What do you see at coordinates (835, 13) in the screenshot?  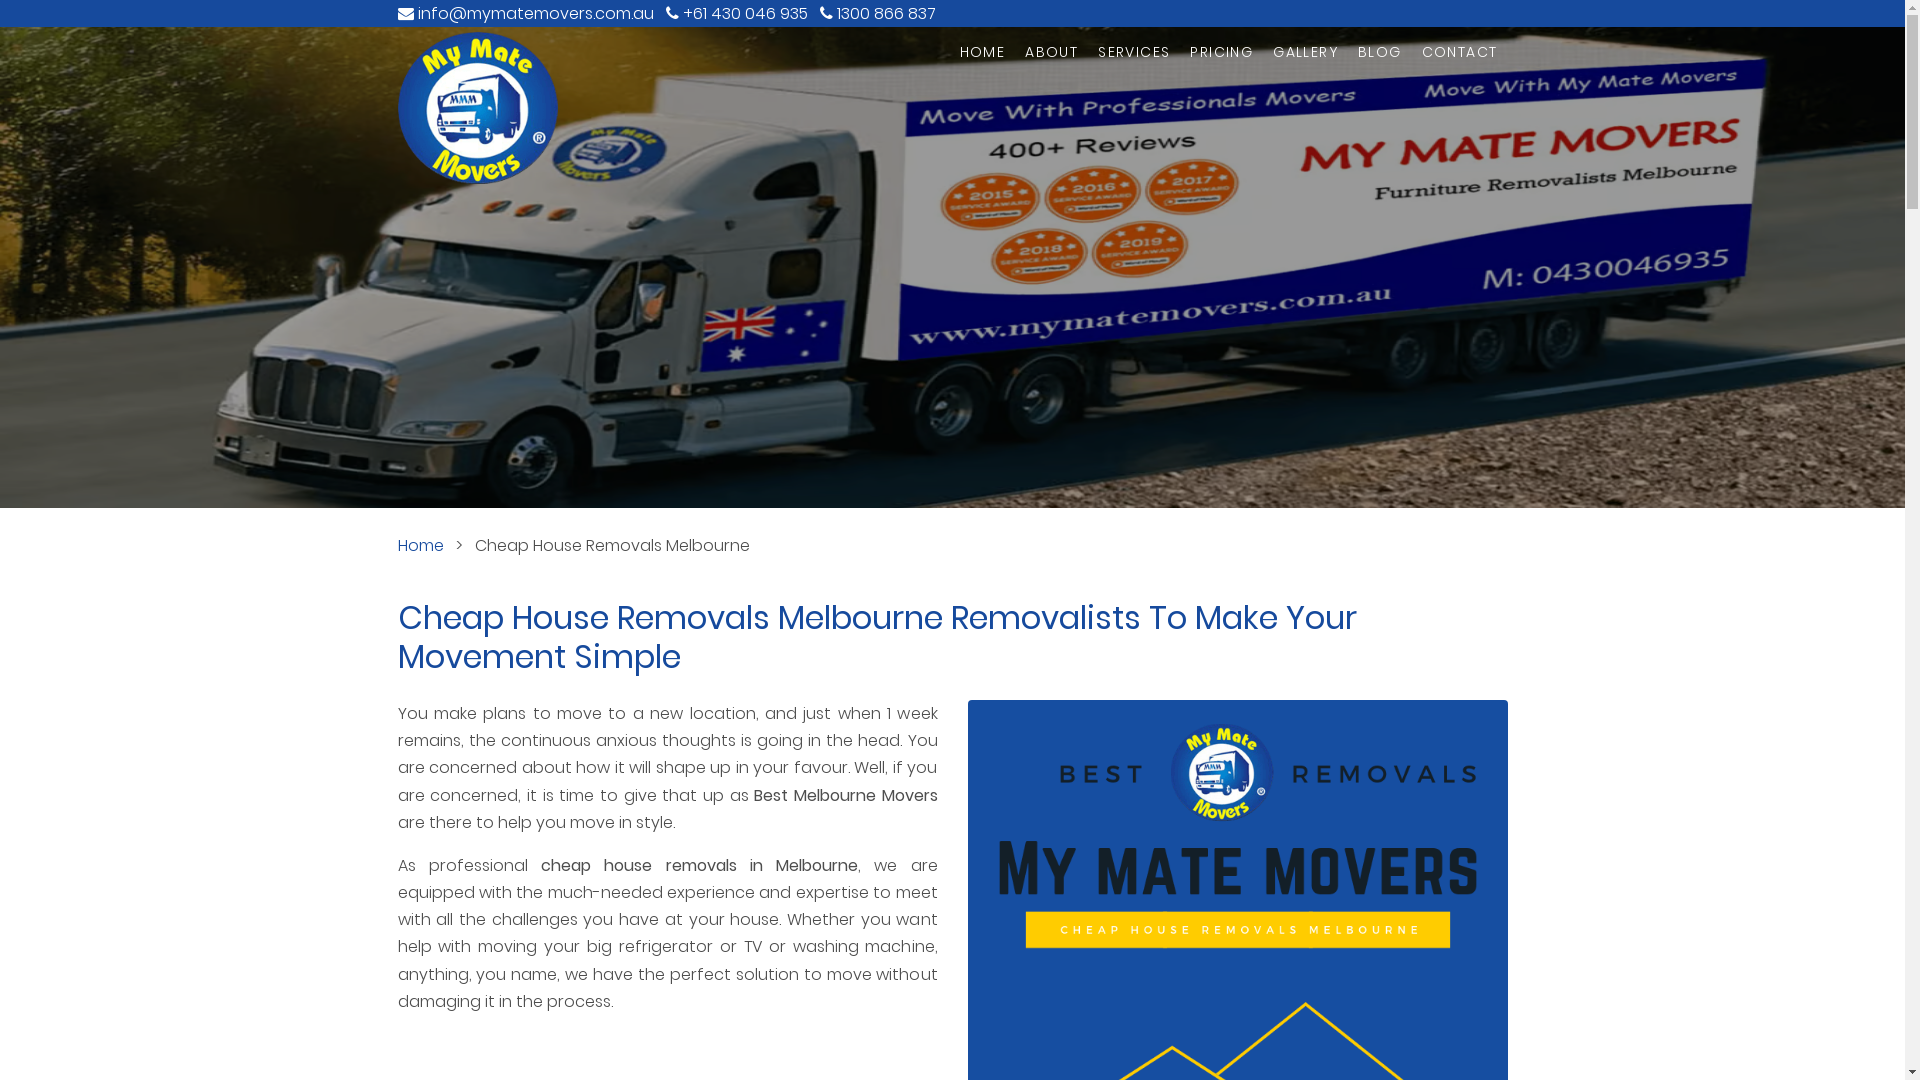 I see `'1300 866 837'` at bounding box center [835, 13].